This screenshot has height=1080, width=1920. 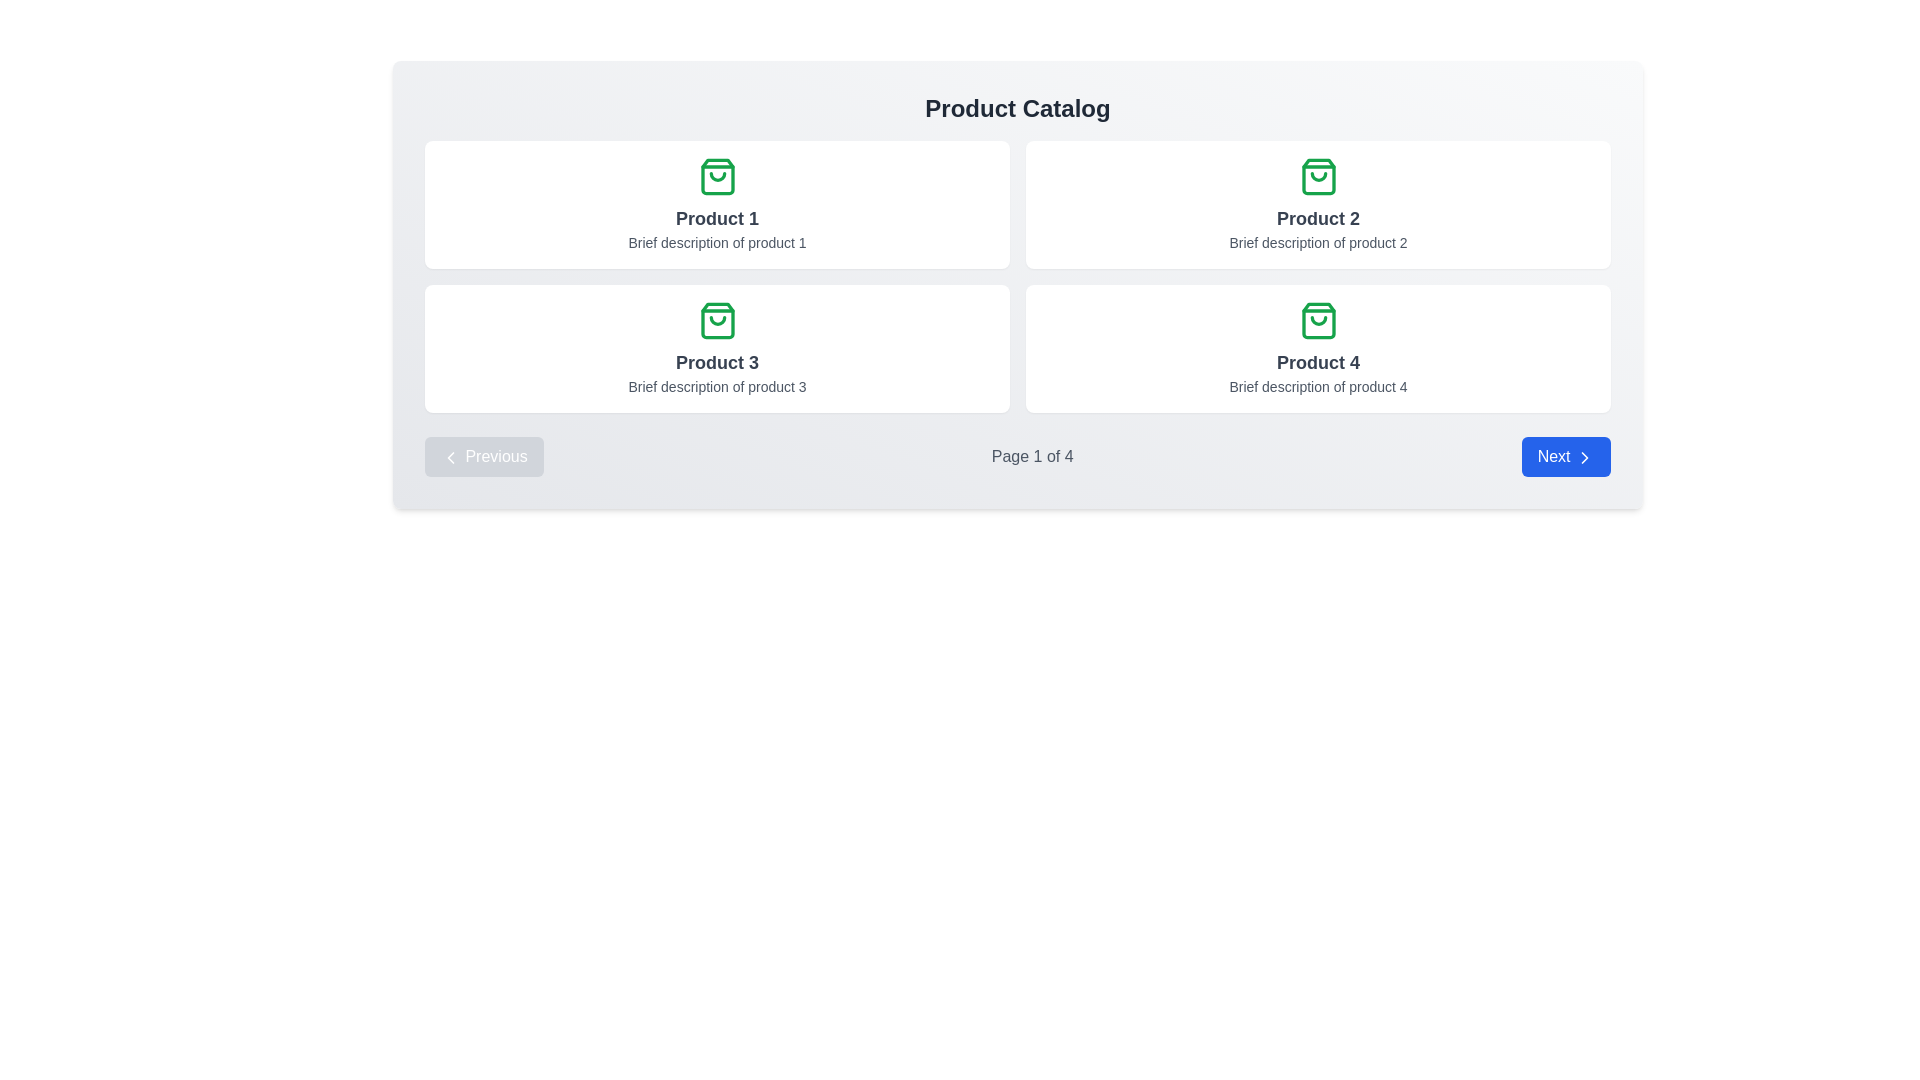 I want to click on the shopping bag icon located in the top section of the card labeled 'Product 3' in the third quadrant of the grid layout, so click(x=717, y=319).